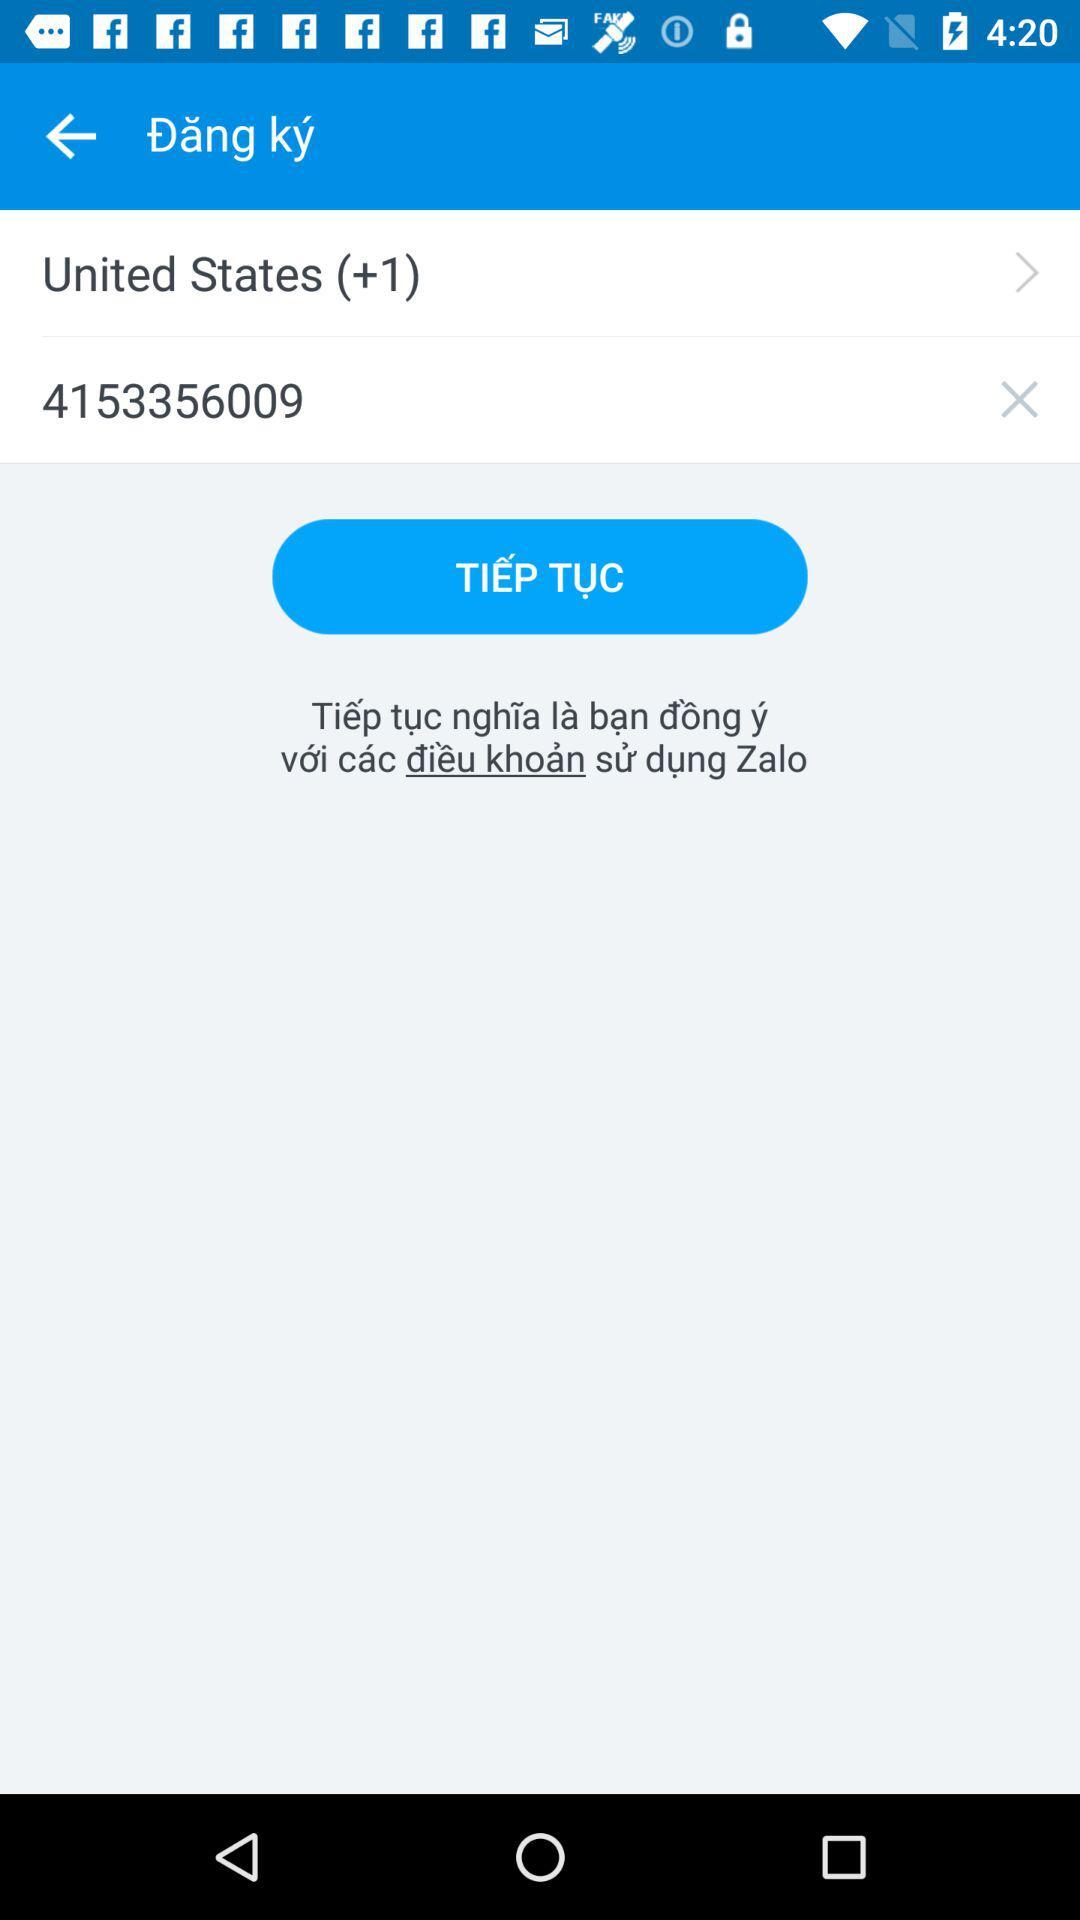 This screenshot has width=1080, height=1920. What do you see at coordinates (540, 399) in the screenshot?
I see `the 4153356009 item` at bounding box center [540, 399].